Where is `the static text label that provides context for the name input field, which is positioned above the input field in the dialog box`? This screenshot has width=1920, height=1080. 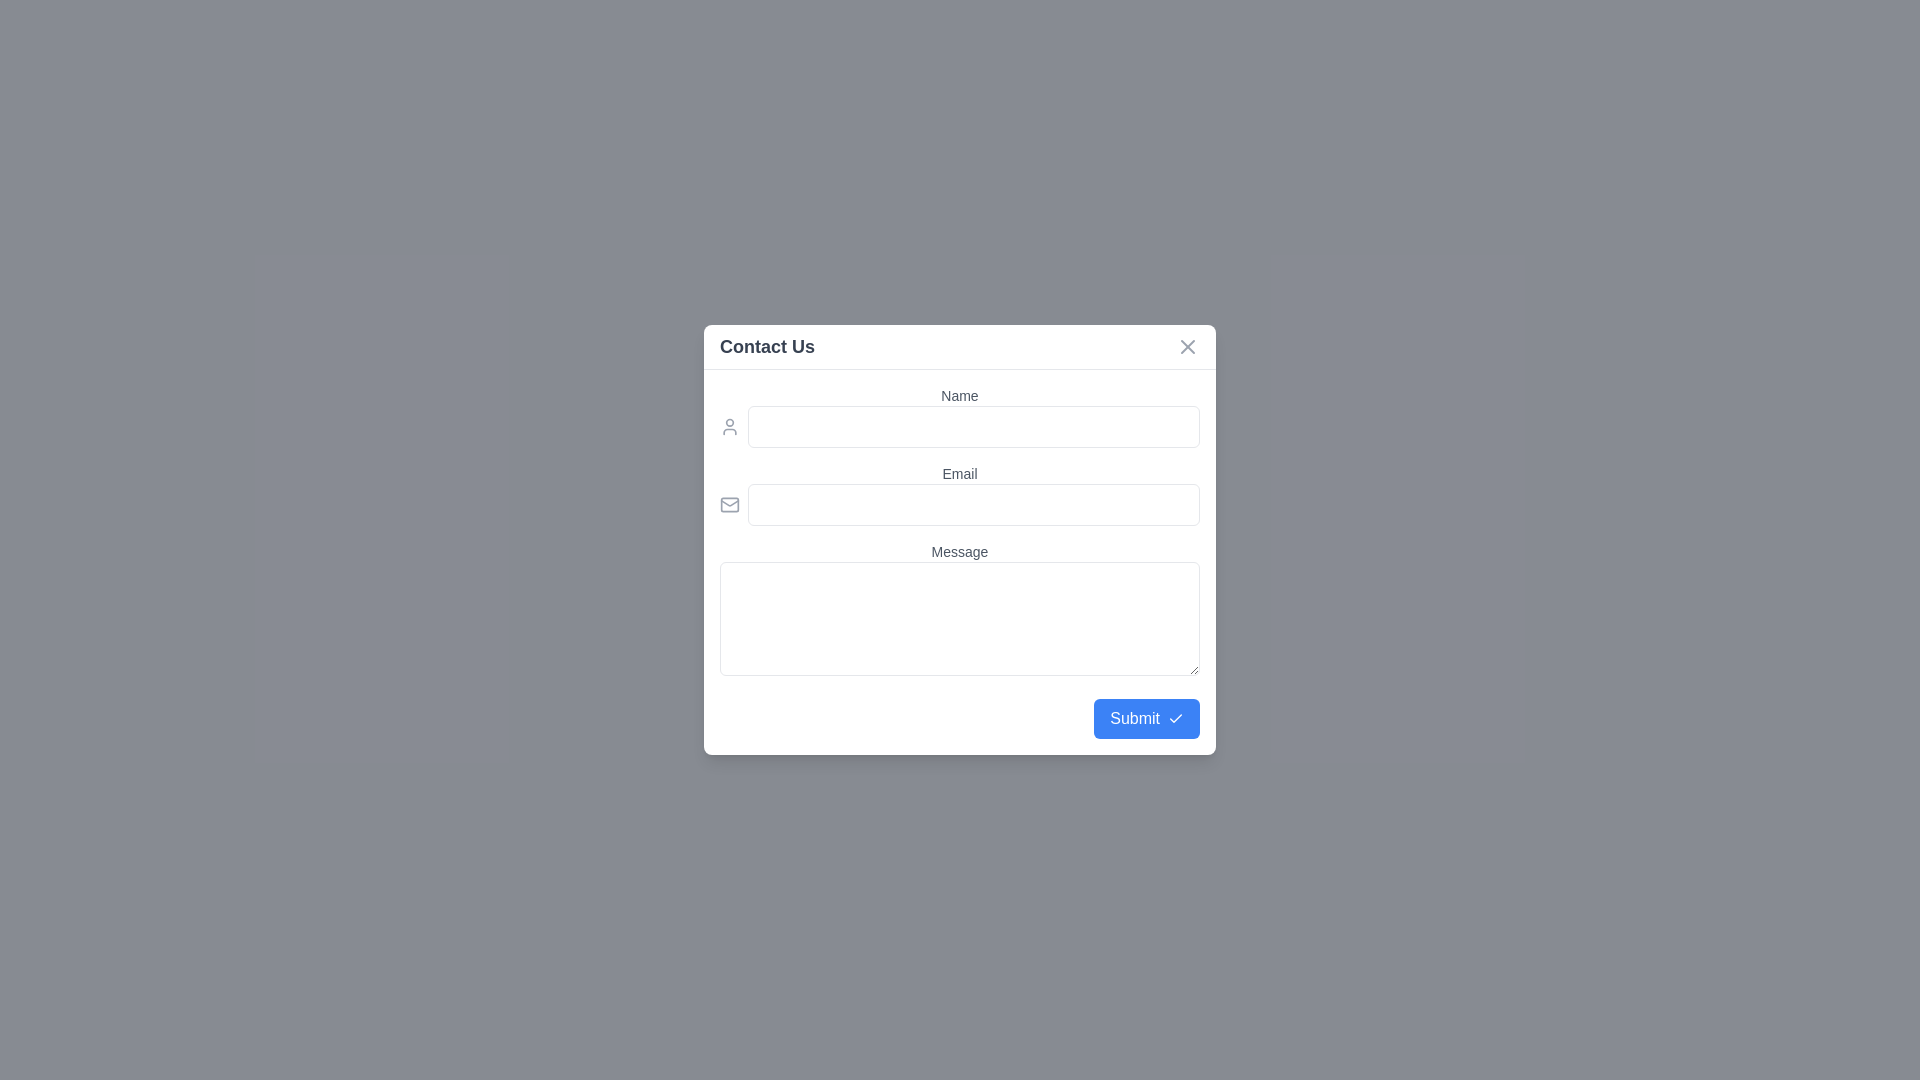
the static text label that provides context for the name input field, which is positioned above the input field in the dialog box is located at coordinates (960, 396).